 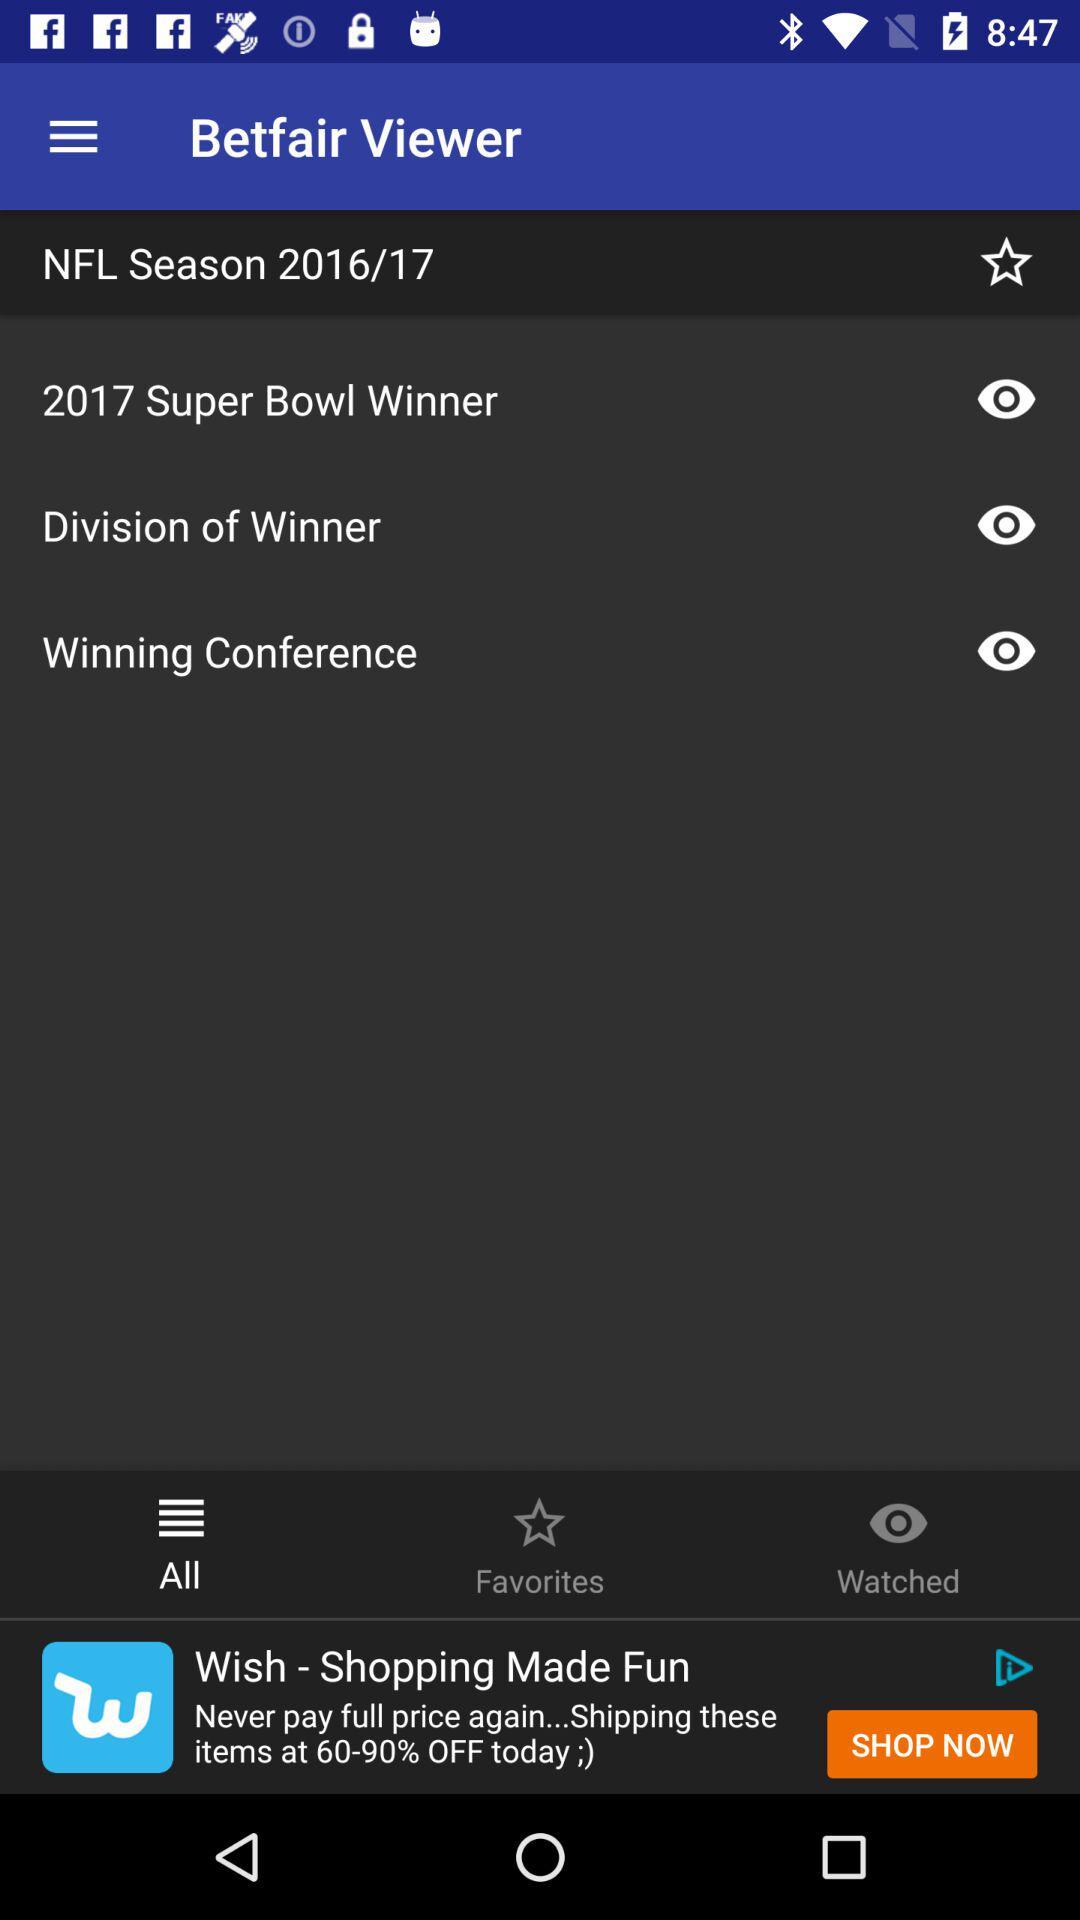 I want to click on view, so click(x=1006, y=524).